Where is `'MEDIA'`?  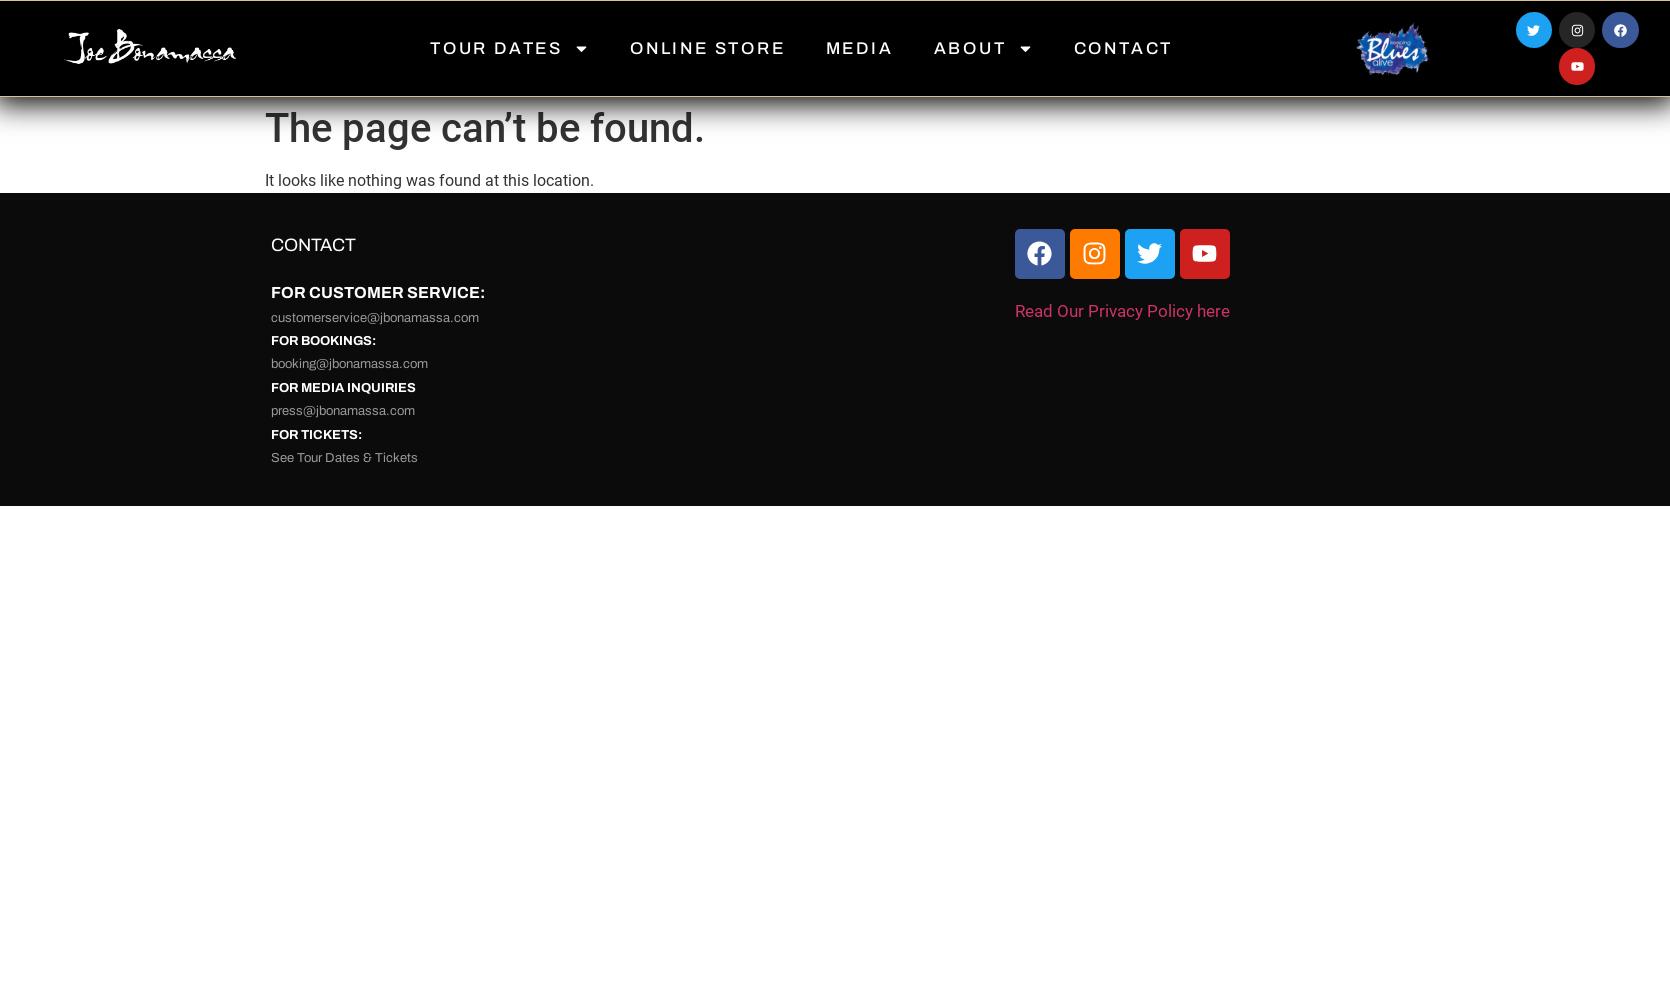
'MEDIA' is located at coordinates (823, 47).